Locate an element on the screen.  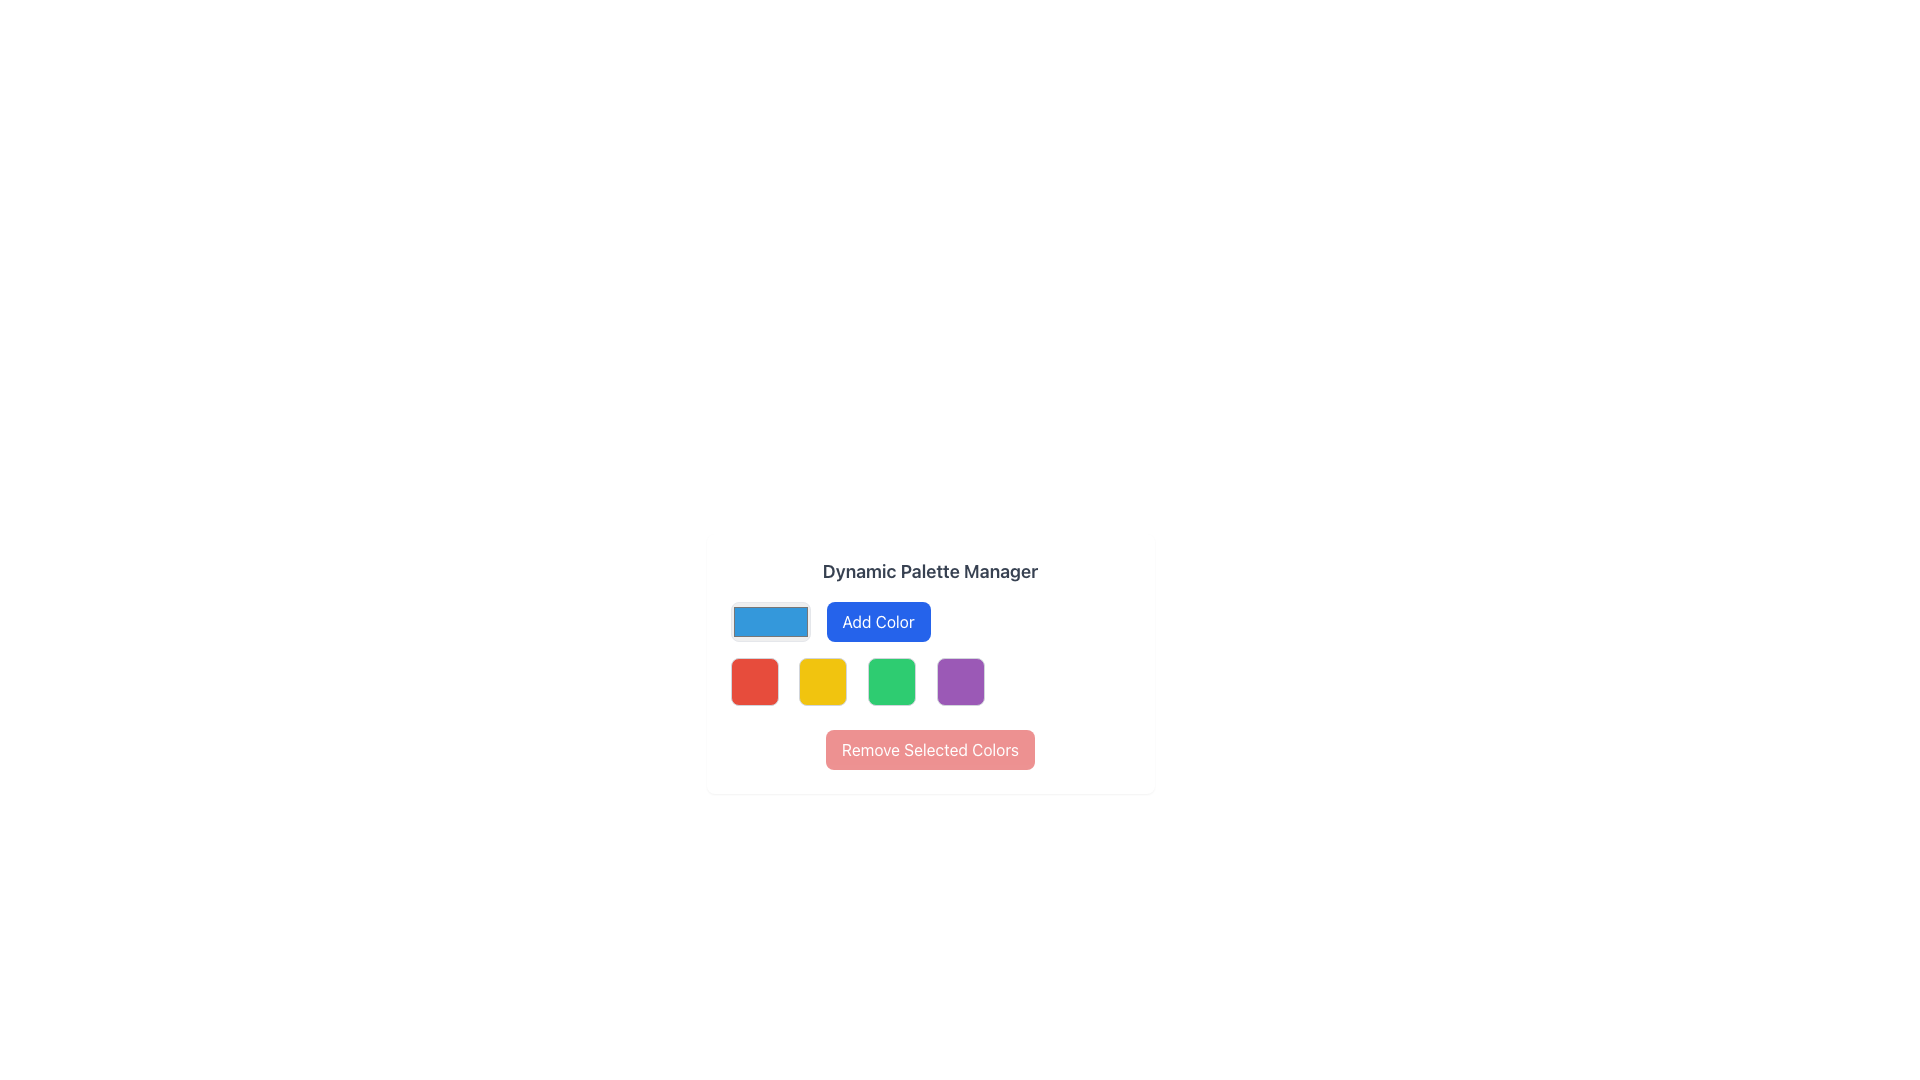
the button that allows users to add a new color to the palette, located to the right of the color picker input and below the title 'Dynamic Palette Manager' is located at coordinates (878, 620).